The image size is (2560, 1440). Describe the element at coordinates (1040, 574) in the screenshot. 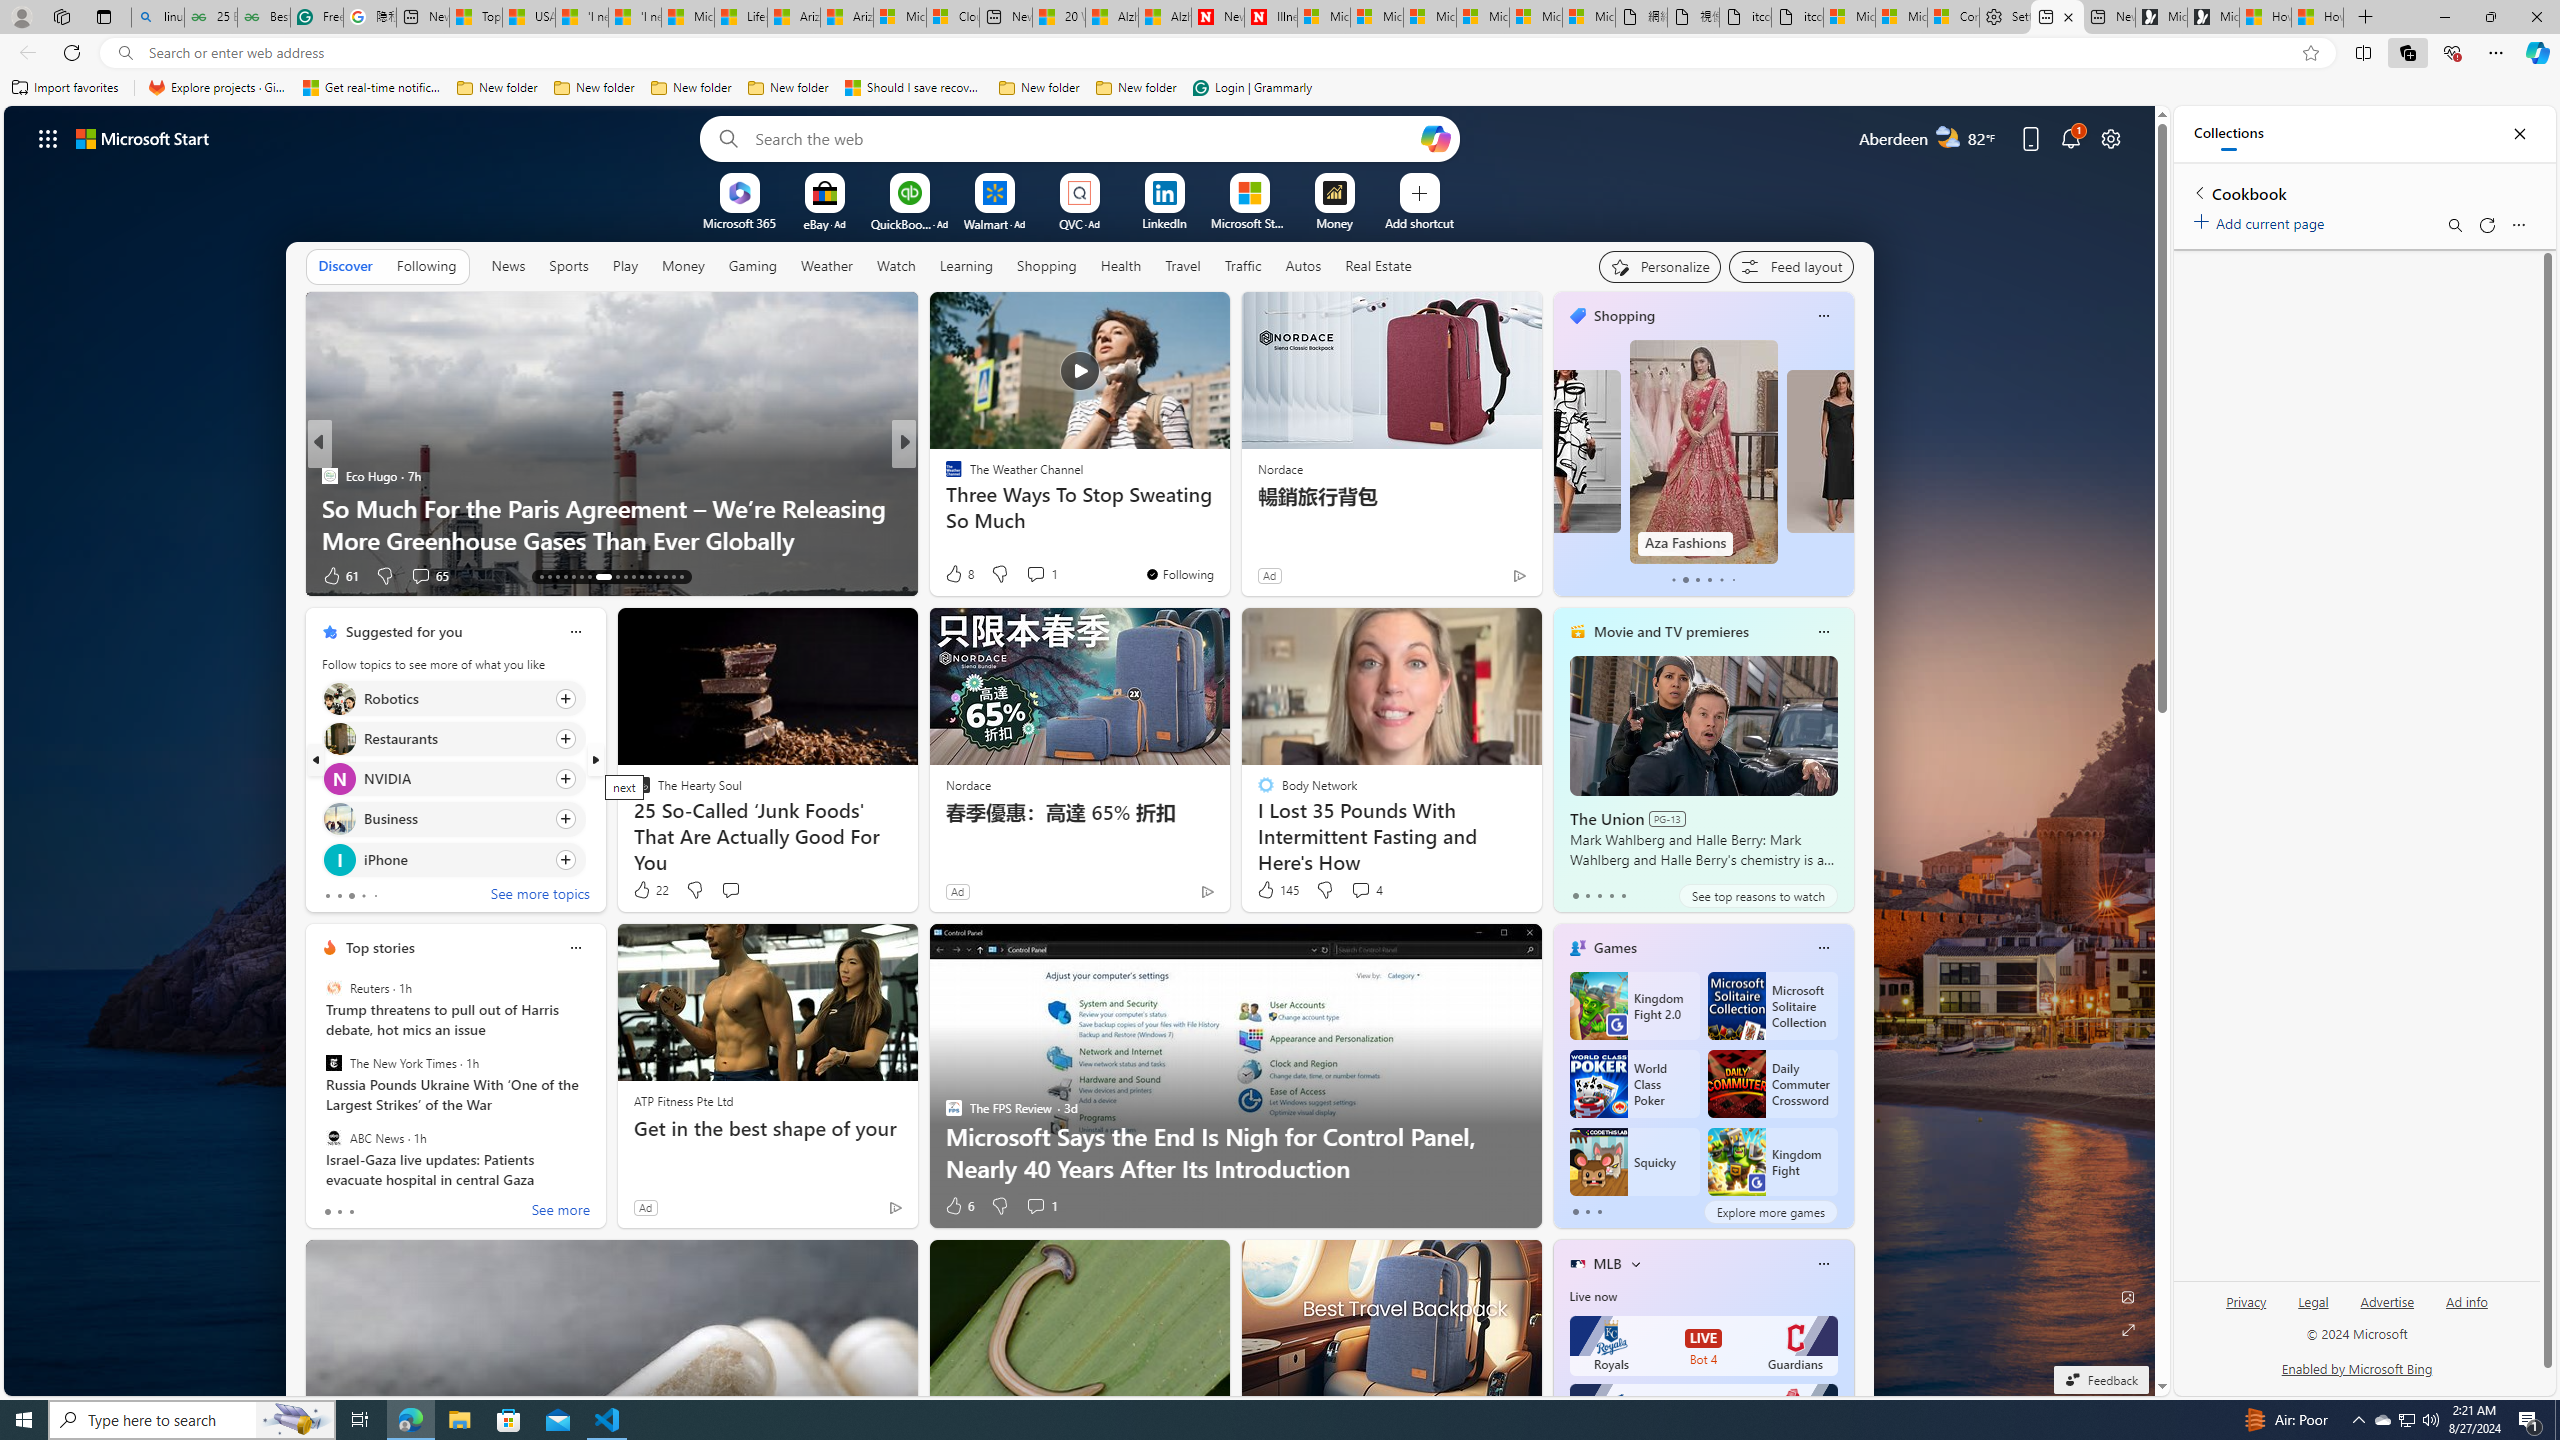

I see `'View comments 3 Comment'` at that location.